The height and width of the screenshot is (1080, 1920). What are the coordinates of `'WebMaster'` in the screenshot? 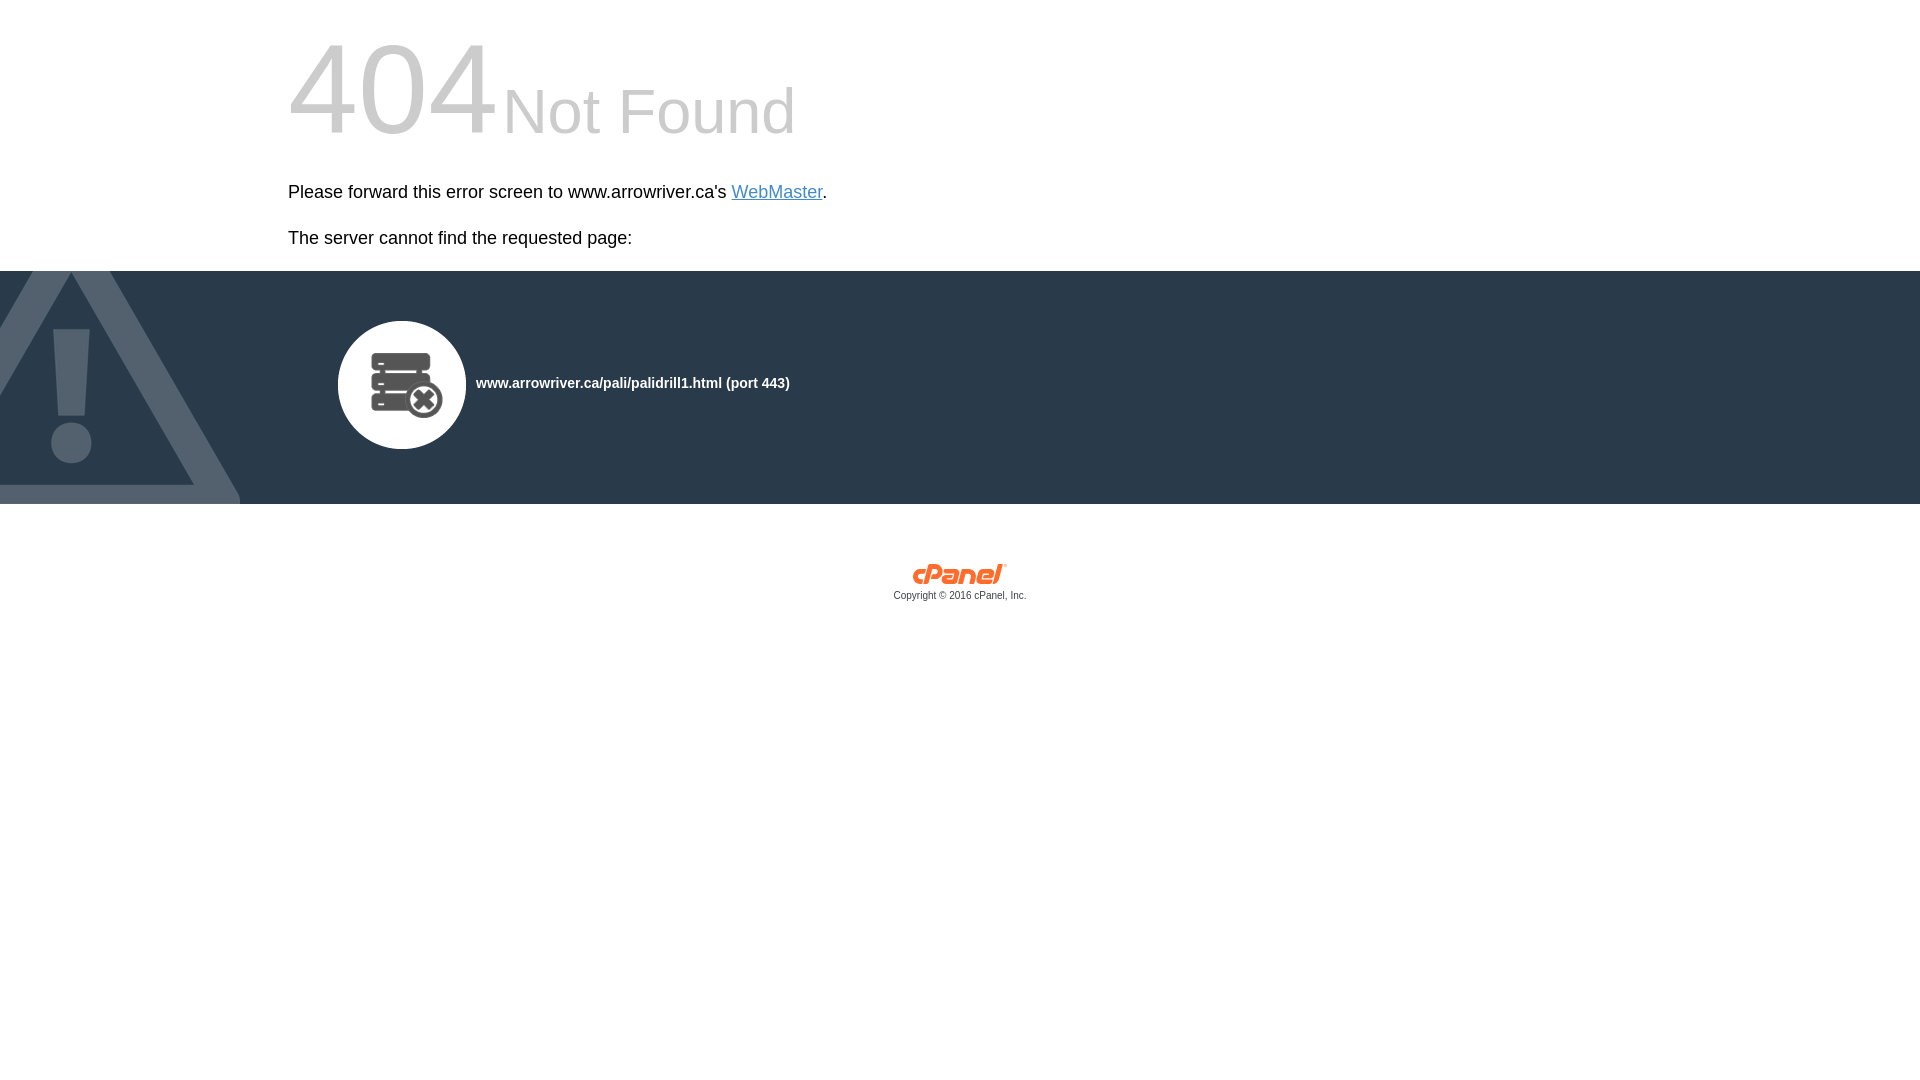 It's located at (776, 192).